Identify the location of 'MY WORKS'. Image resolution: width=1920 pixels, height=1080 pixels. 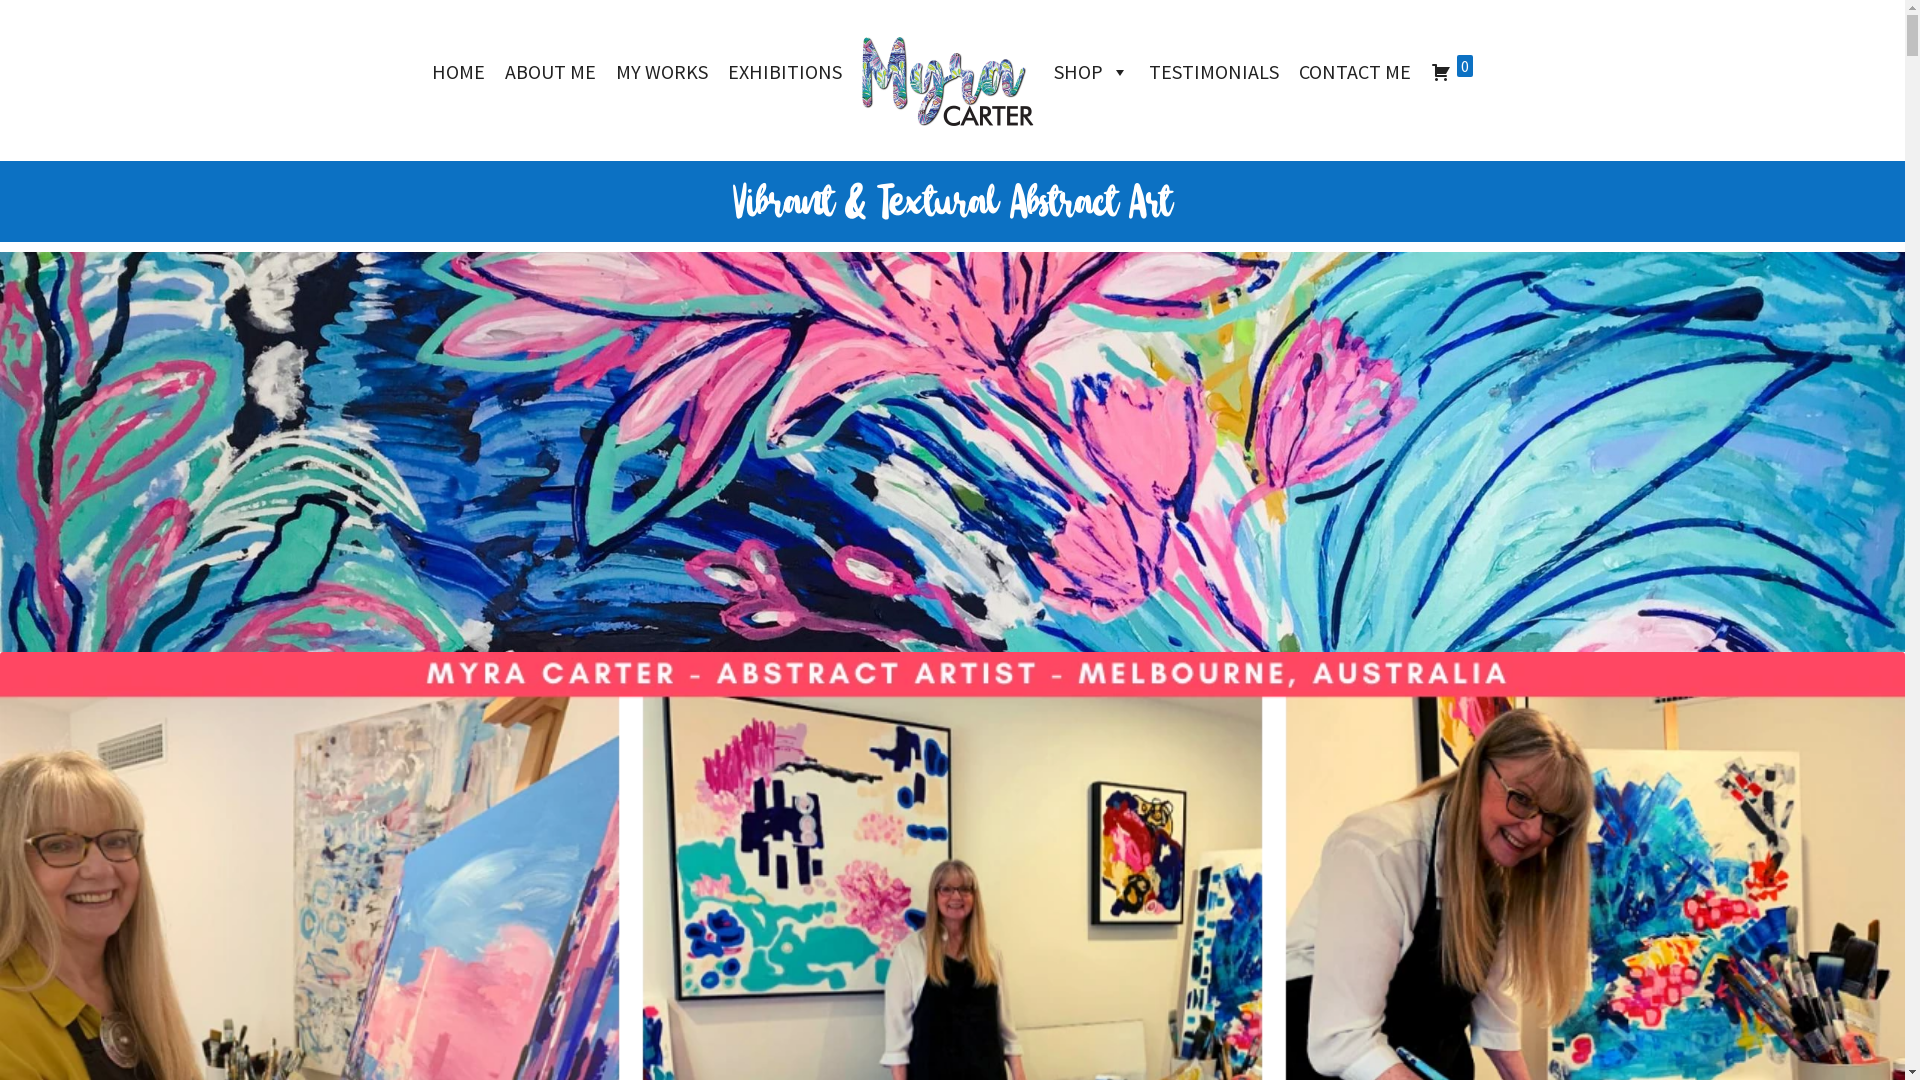
(662, 71).